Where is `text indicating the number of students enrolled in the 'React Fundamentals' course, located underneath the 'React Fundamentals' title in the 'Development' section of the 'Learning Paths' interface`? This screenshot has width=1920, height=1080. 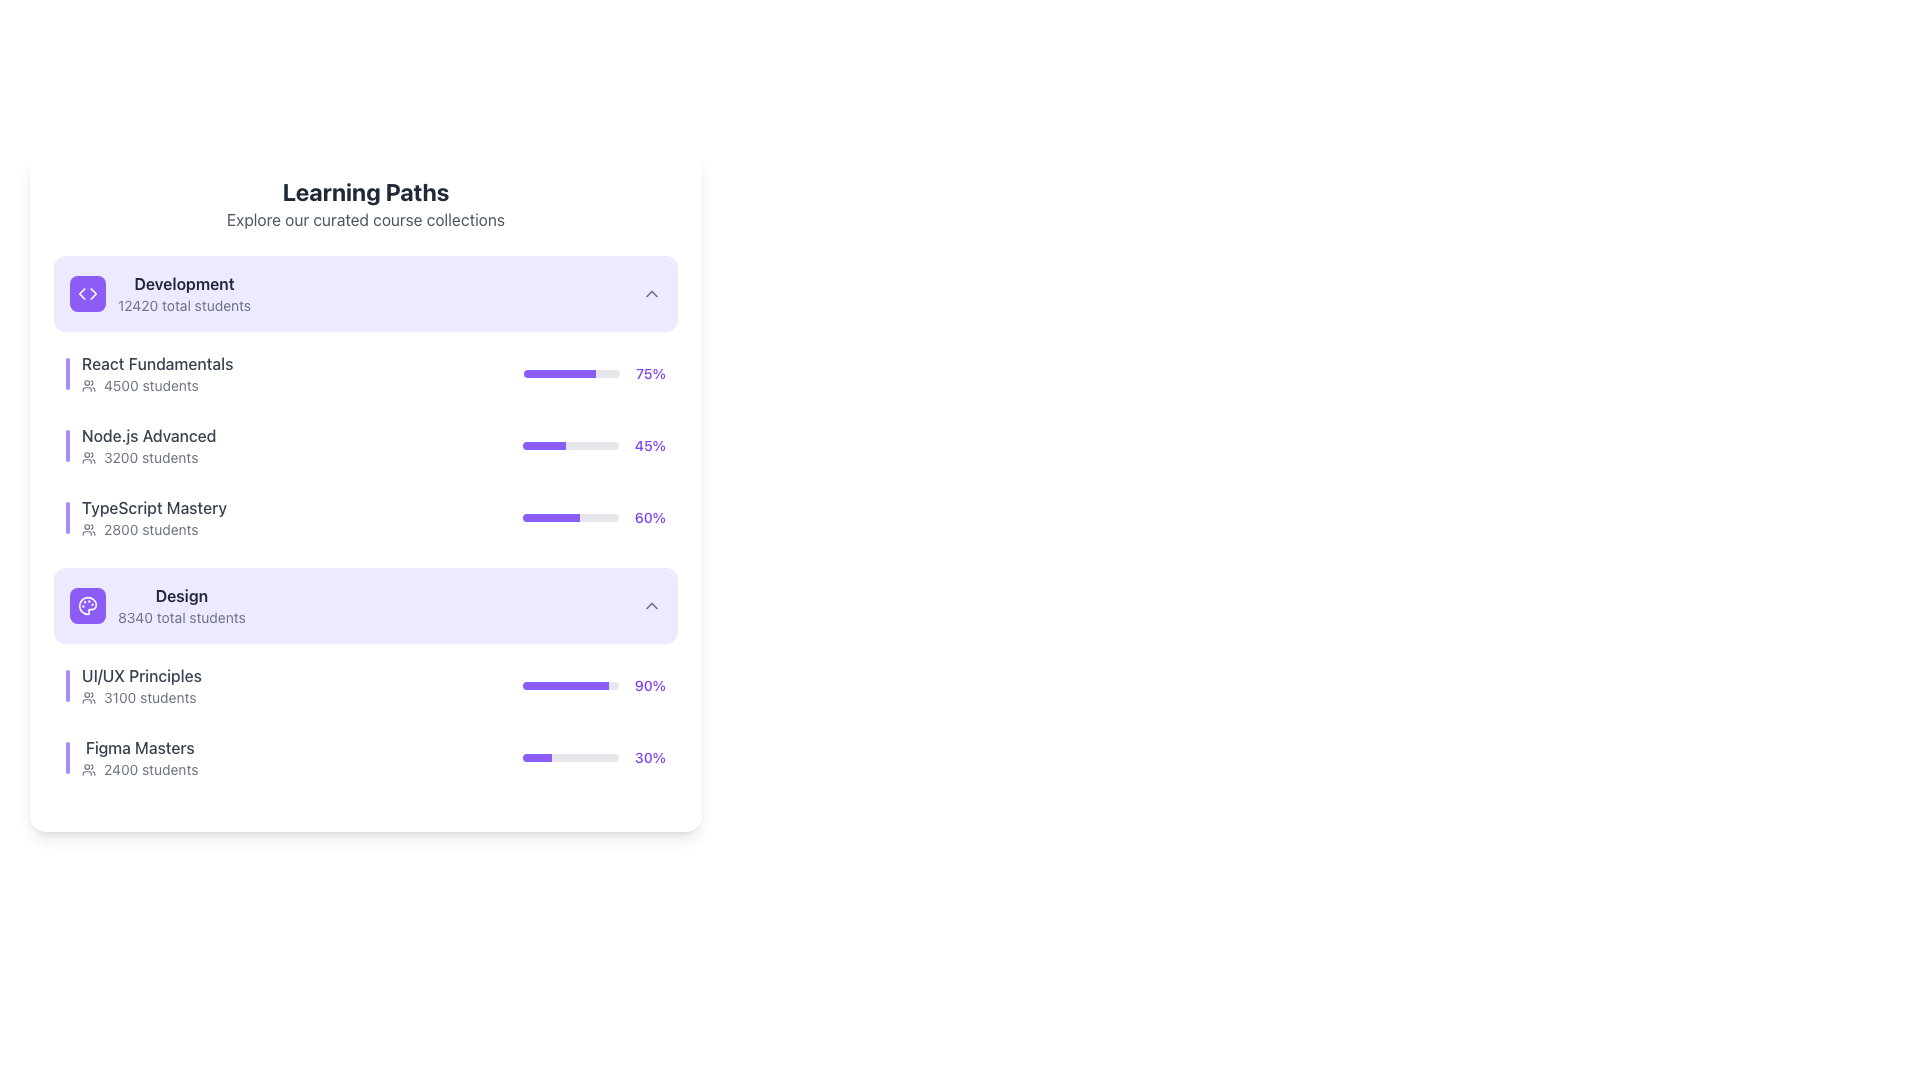 text indicating the number of students enrolled in the 'React Fundamentals' course, located underneath the 'React Fundamentals' title in the 'Development' section of the 'Learning Paths' interface is located at coordinates (156, 385).